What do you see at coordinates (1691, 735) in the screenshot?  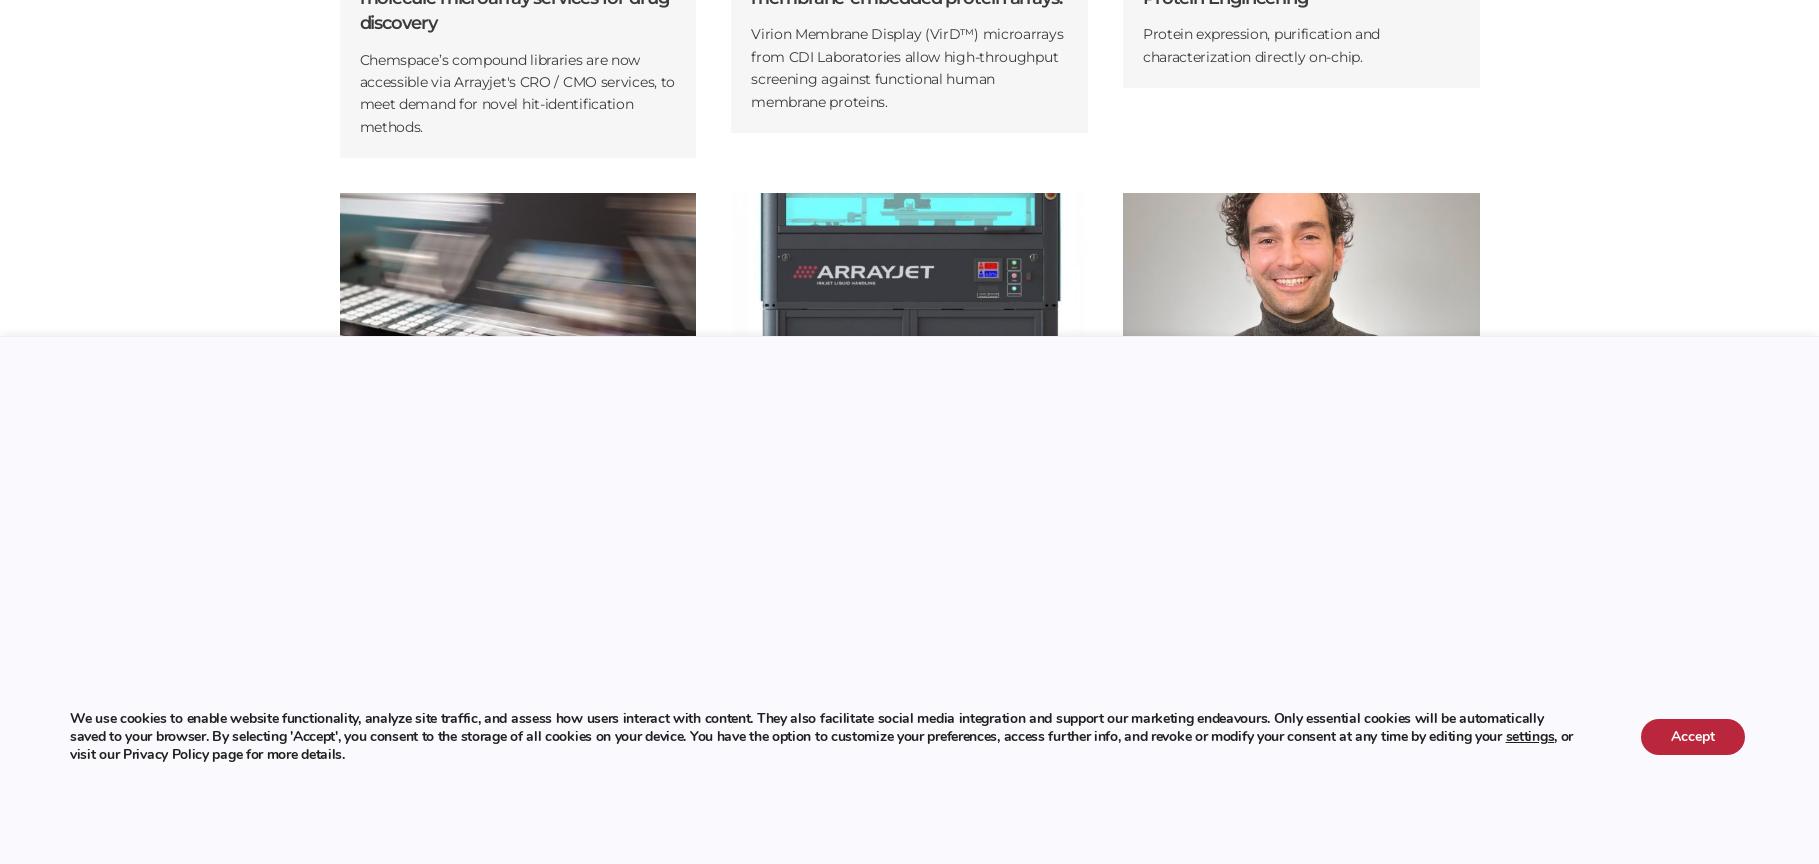 I see `'Accept'` at bounding box center [1691, 735].